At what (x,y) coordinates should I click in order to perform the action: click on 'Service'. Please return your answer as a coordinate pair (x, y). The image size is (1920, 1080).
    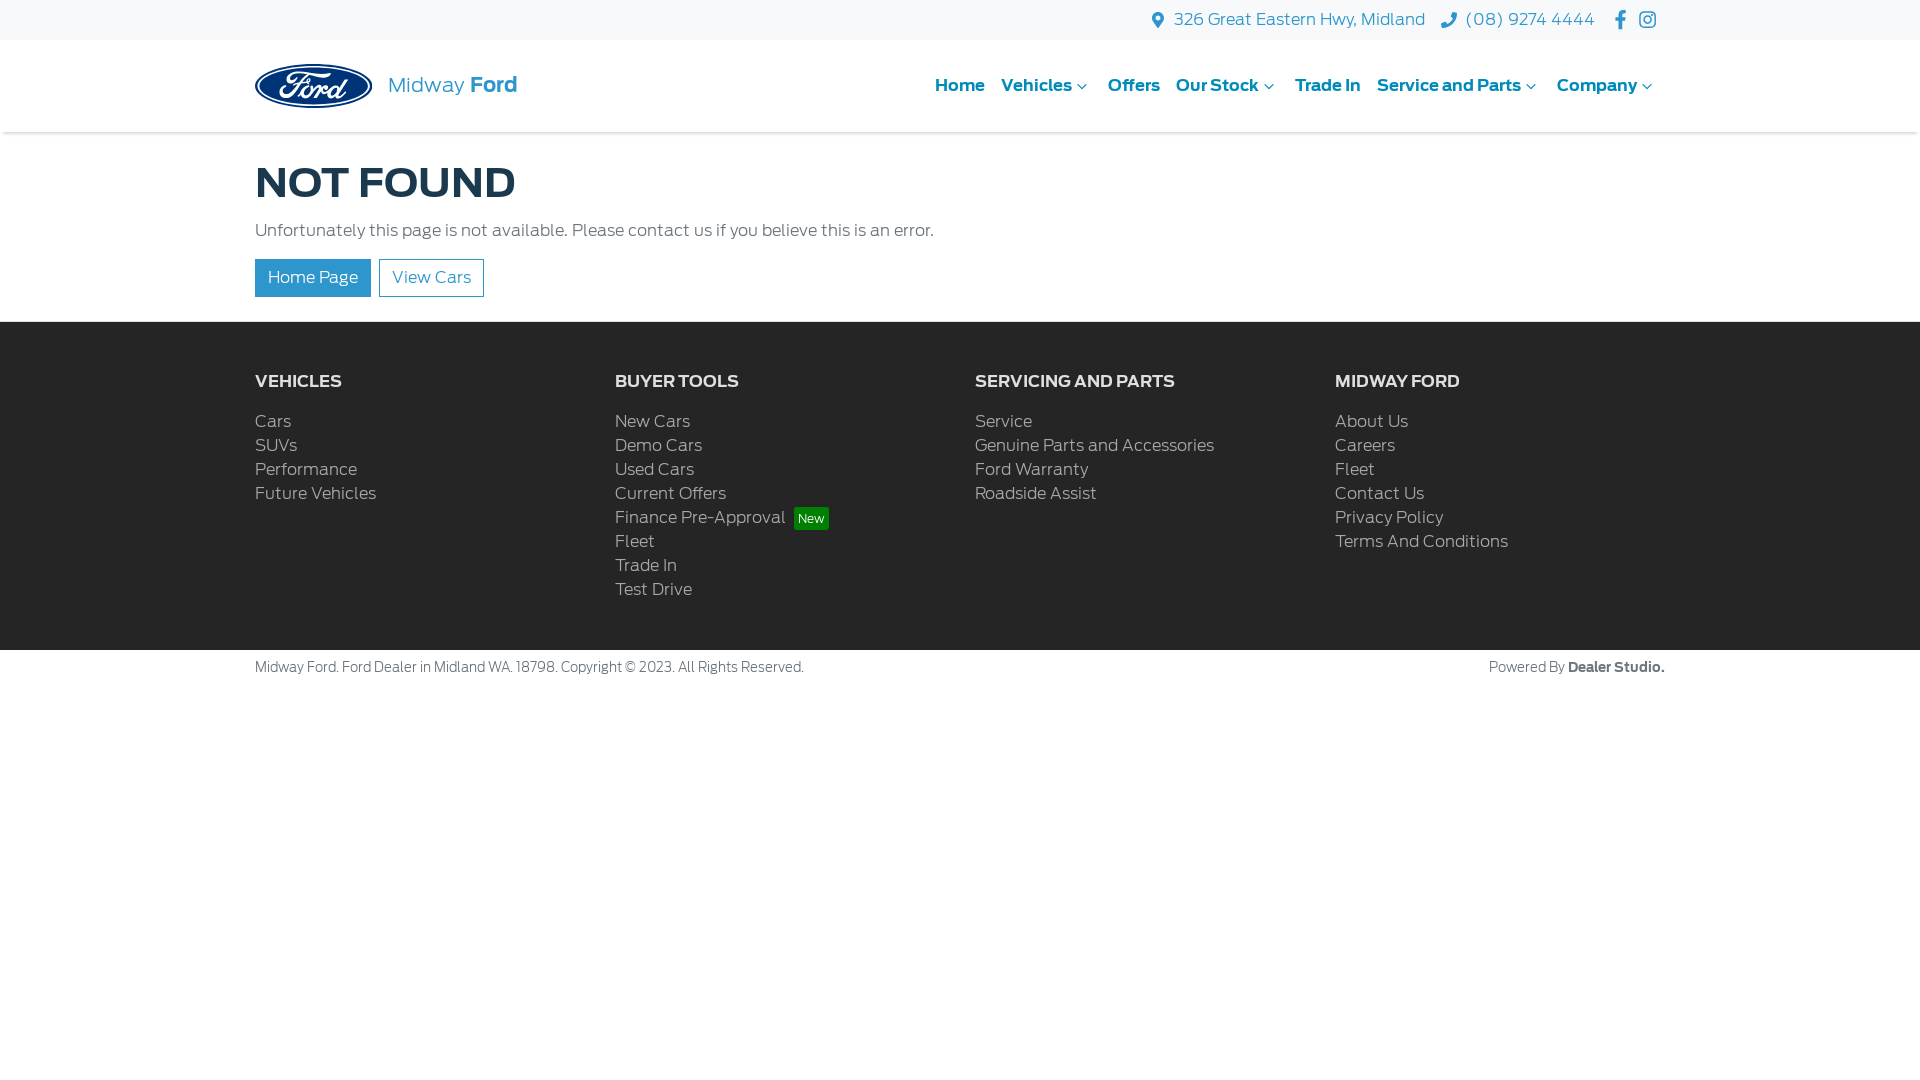
    Looking at the image, I should click on (1003, 420).